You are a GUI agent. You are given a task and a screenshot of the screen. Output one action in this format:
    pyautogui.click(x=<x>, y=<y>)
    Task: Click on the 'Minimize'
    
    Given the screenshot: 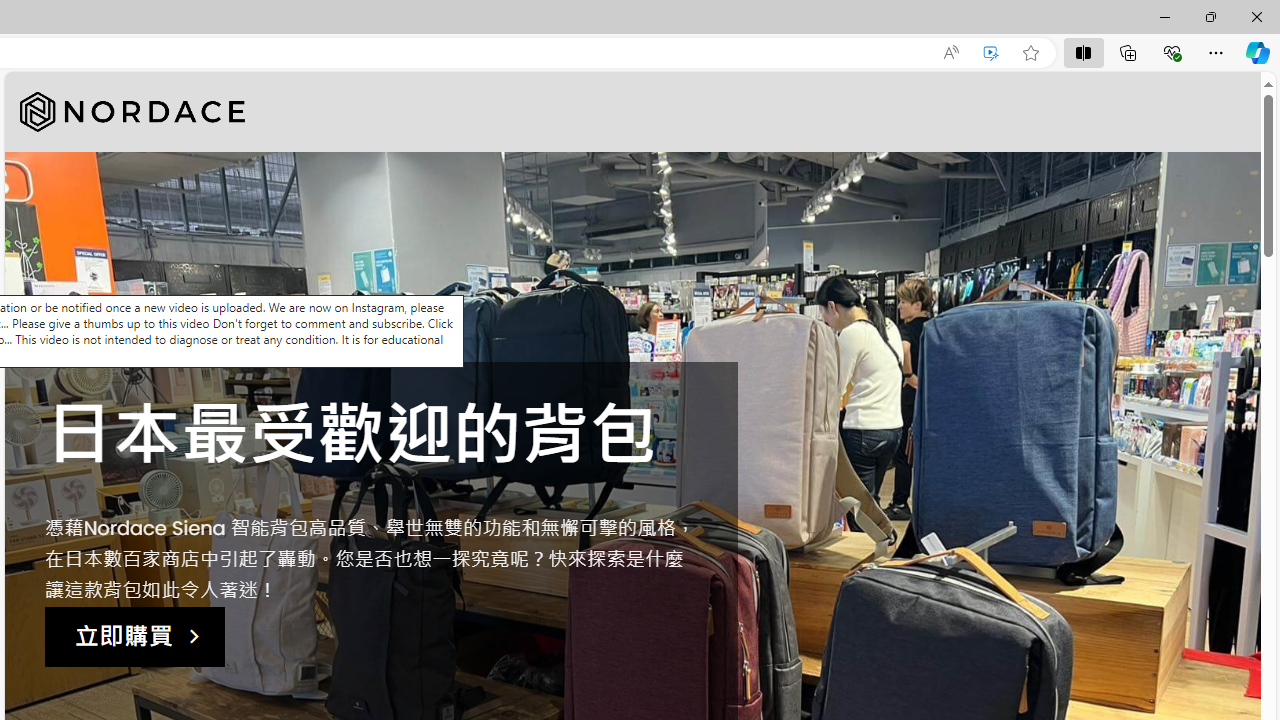 What is the action you would take?
    pyautogui.click(x=1164, y=16)
    